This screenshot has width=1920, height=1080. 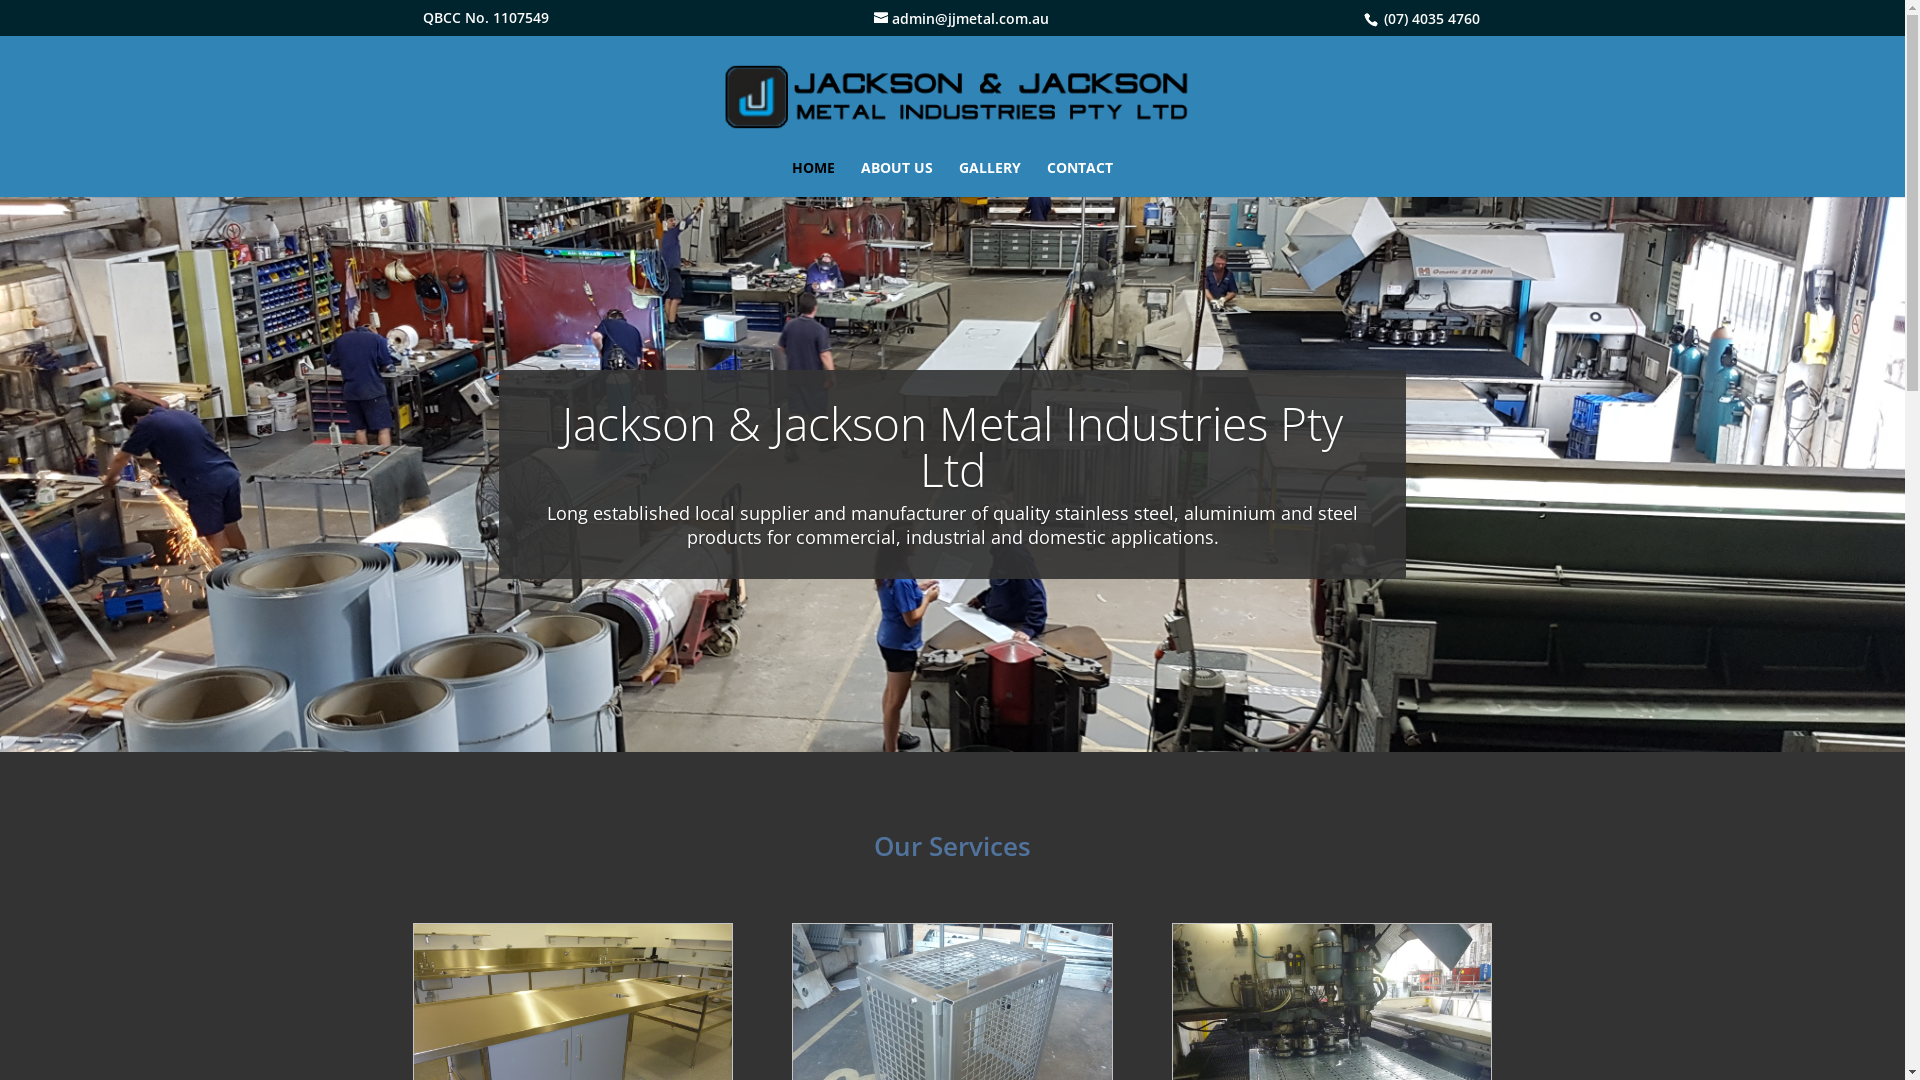 I want to click on 'HOME', so click(x=791, y=177).